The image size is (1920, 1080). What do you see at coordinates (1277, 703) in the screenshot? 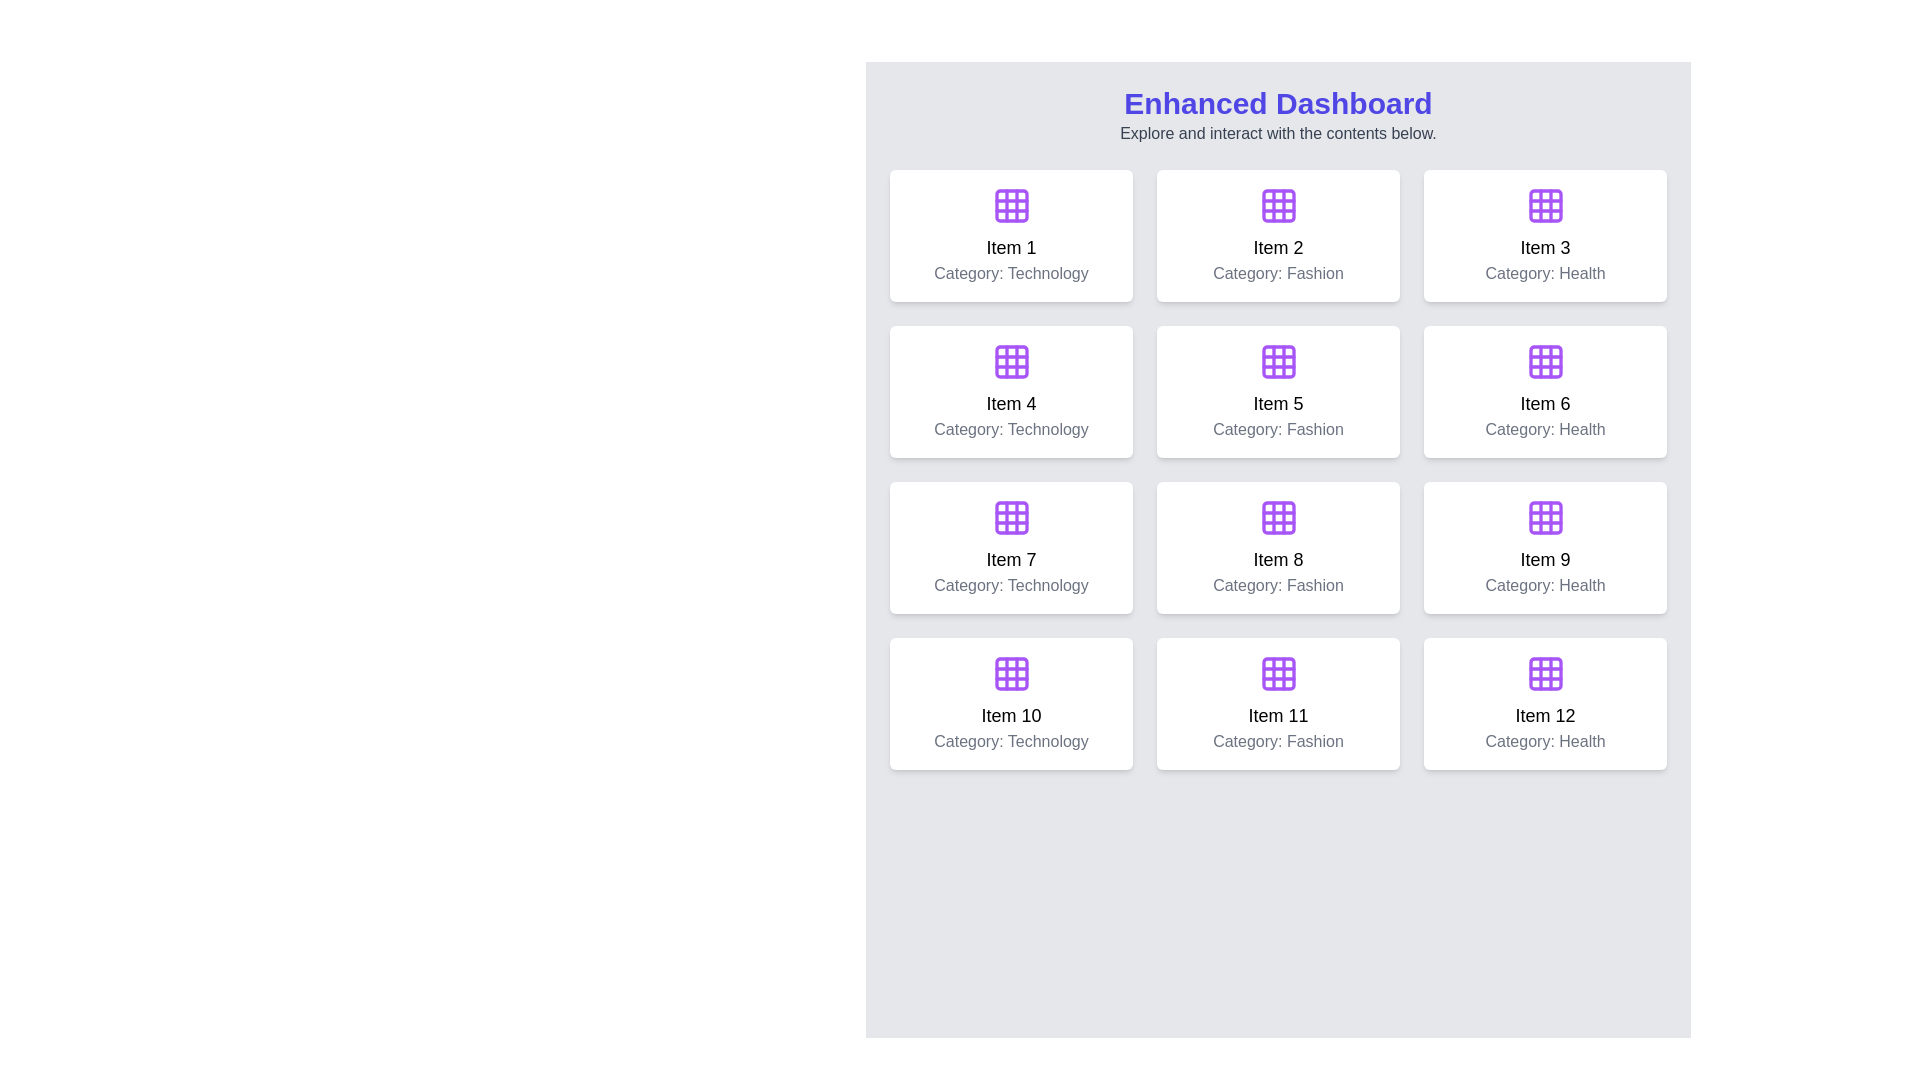
I see `the Information card representing an item in the 'Fashion' category, located in the last row, middle column of the grid layout` at bounding box center [1277, 703].